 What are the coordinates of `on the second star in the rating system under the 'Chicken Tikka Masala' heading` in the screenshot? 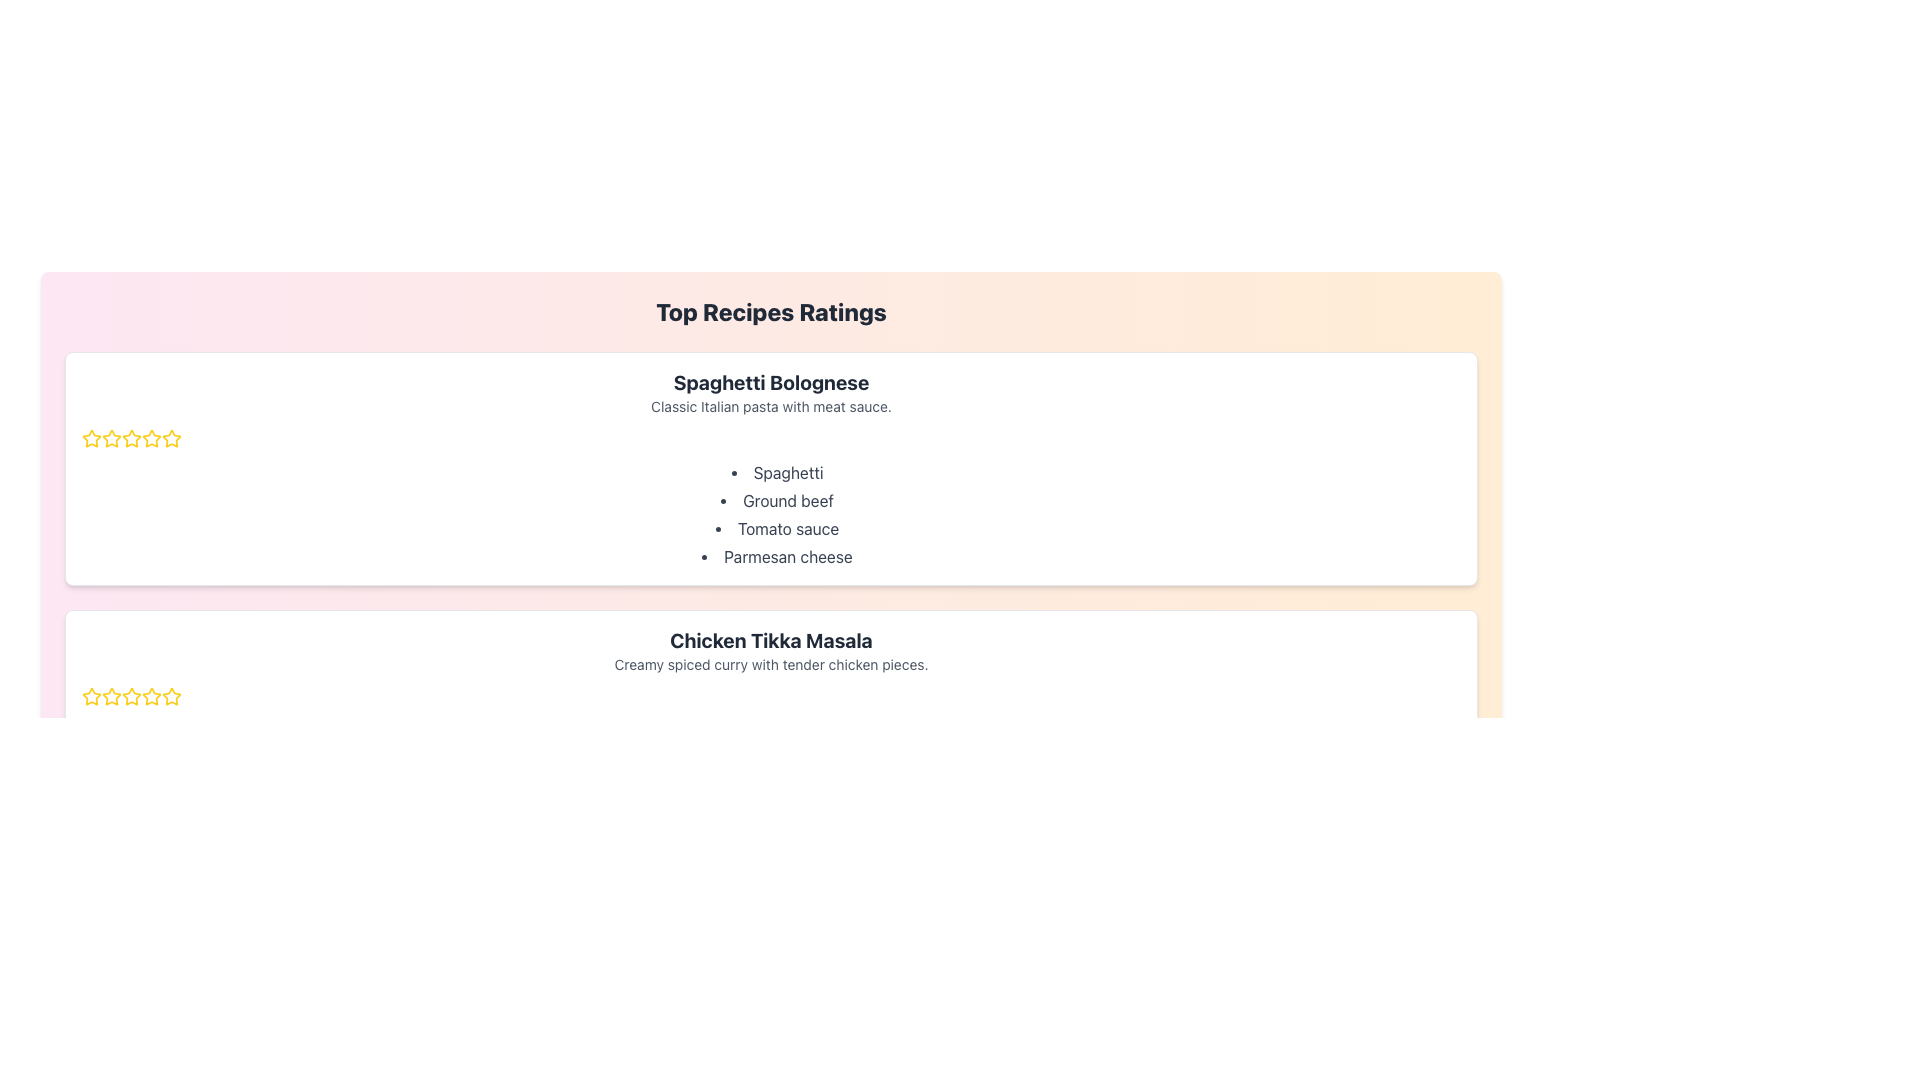 It's located at (151, 695).